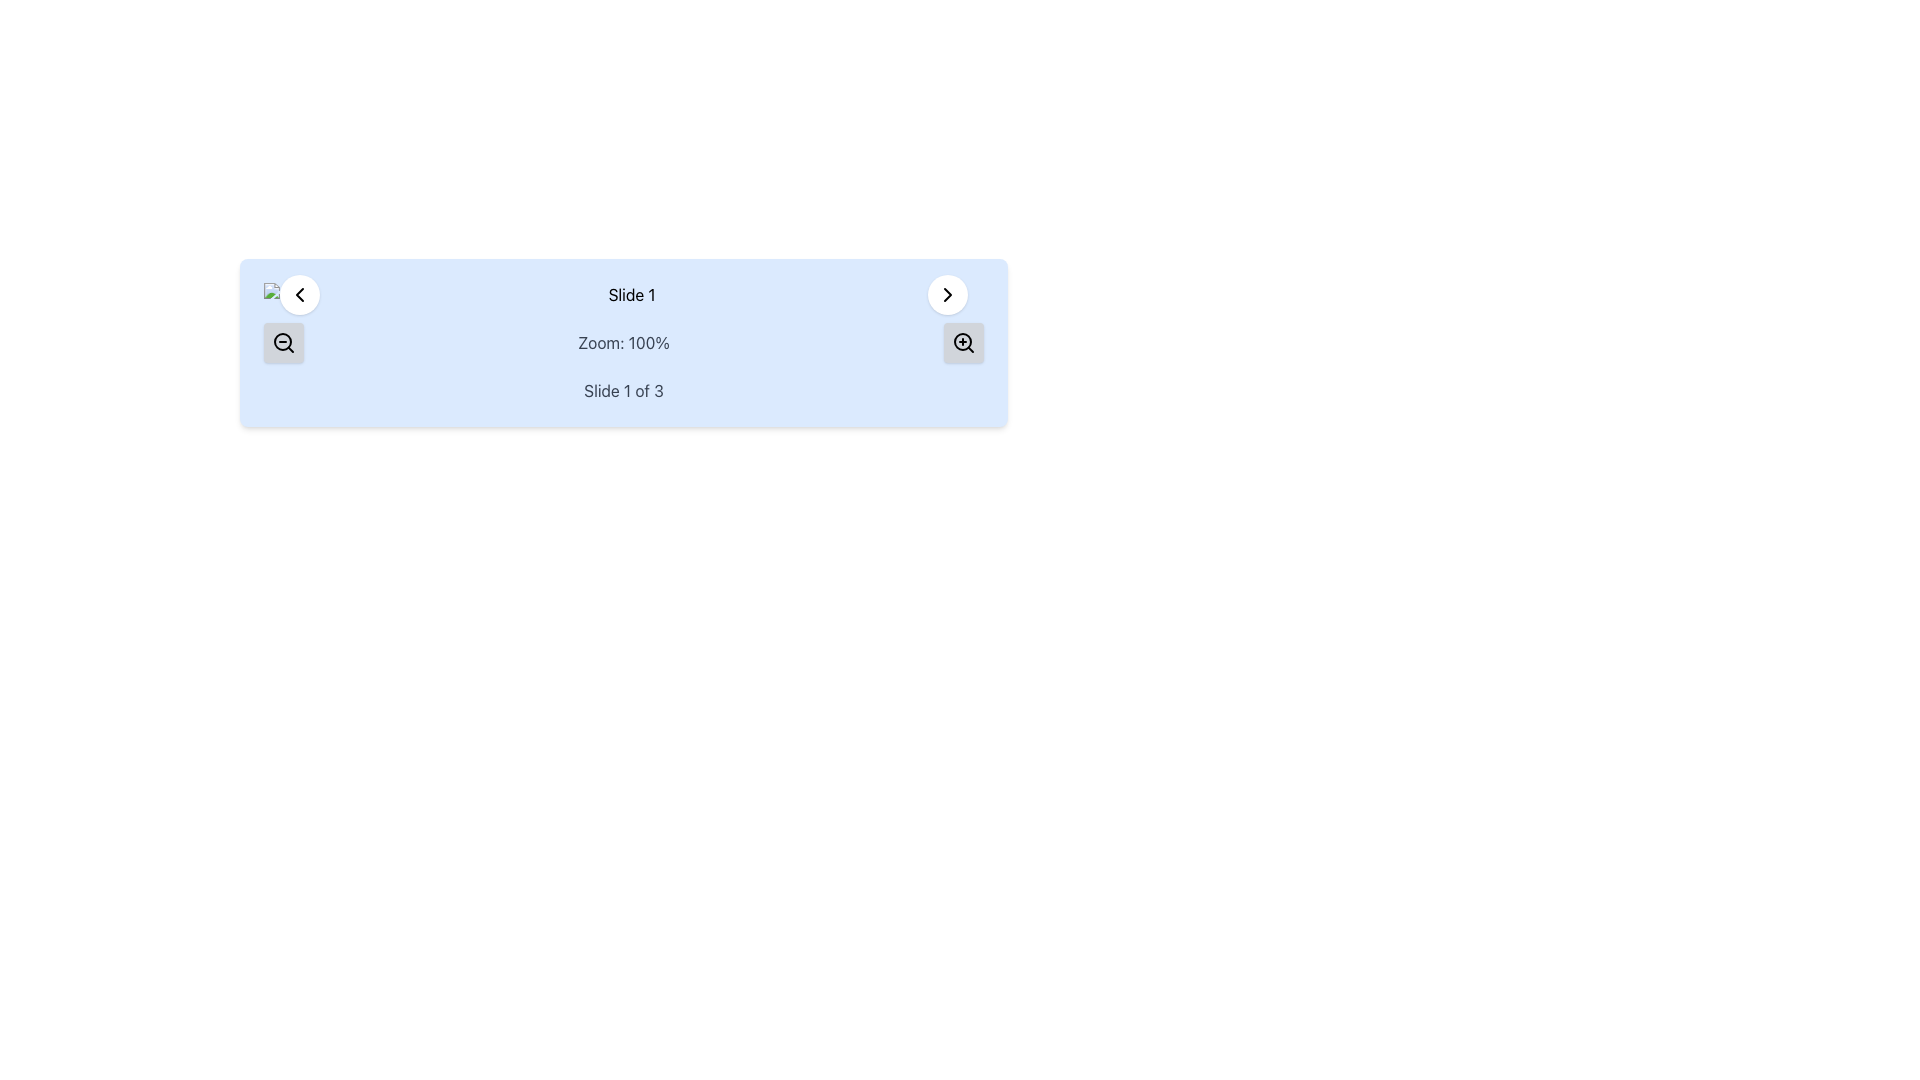 The width and height of the screenshot is (1920, 1080). Describe the element at coordinates (298, 294) in the screenshot. I see `the navigation button located at the top-left corner of the blue information panel` at that location.